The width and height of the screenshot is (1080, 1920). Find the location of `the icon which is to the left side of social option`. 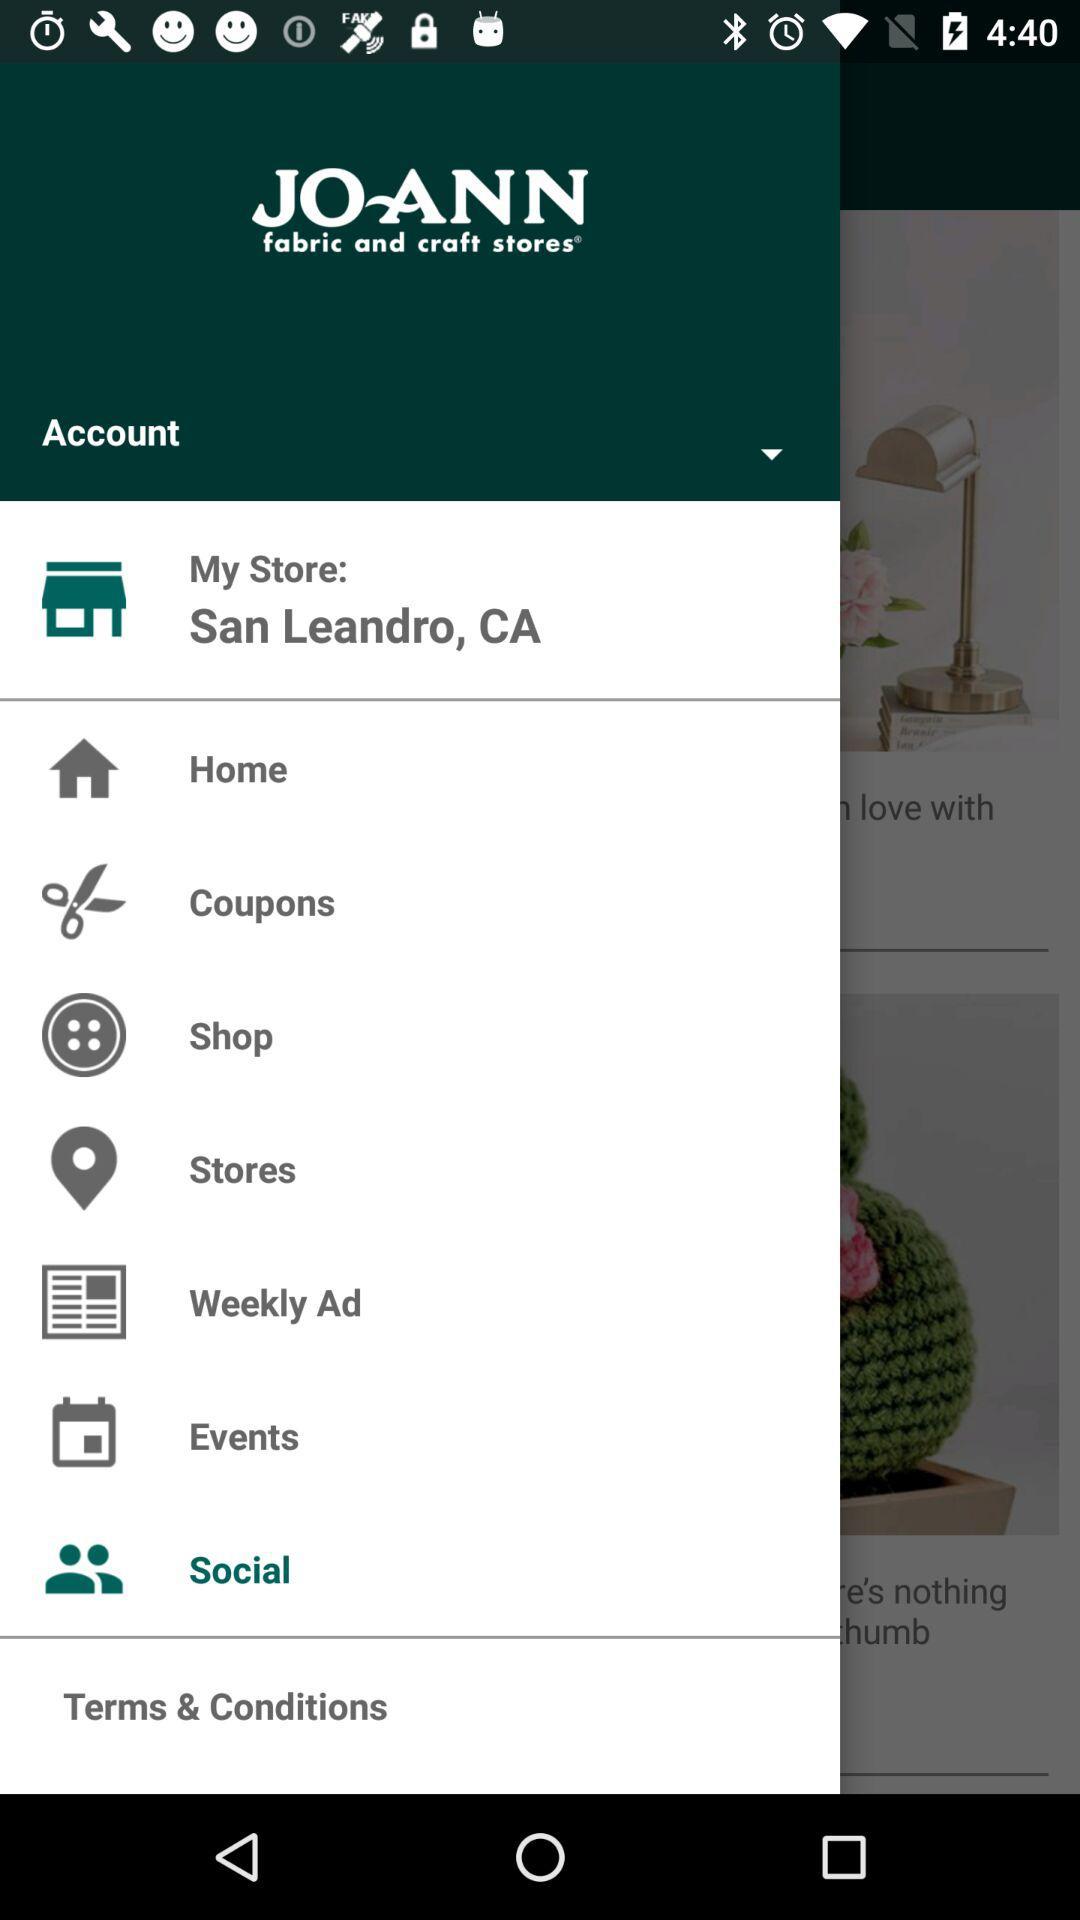

the icon which is to the left side of social option is located at coordinates (83, 1568).